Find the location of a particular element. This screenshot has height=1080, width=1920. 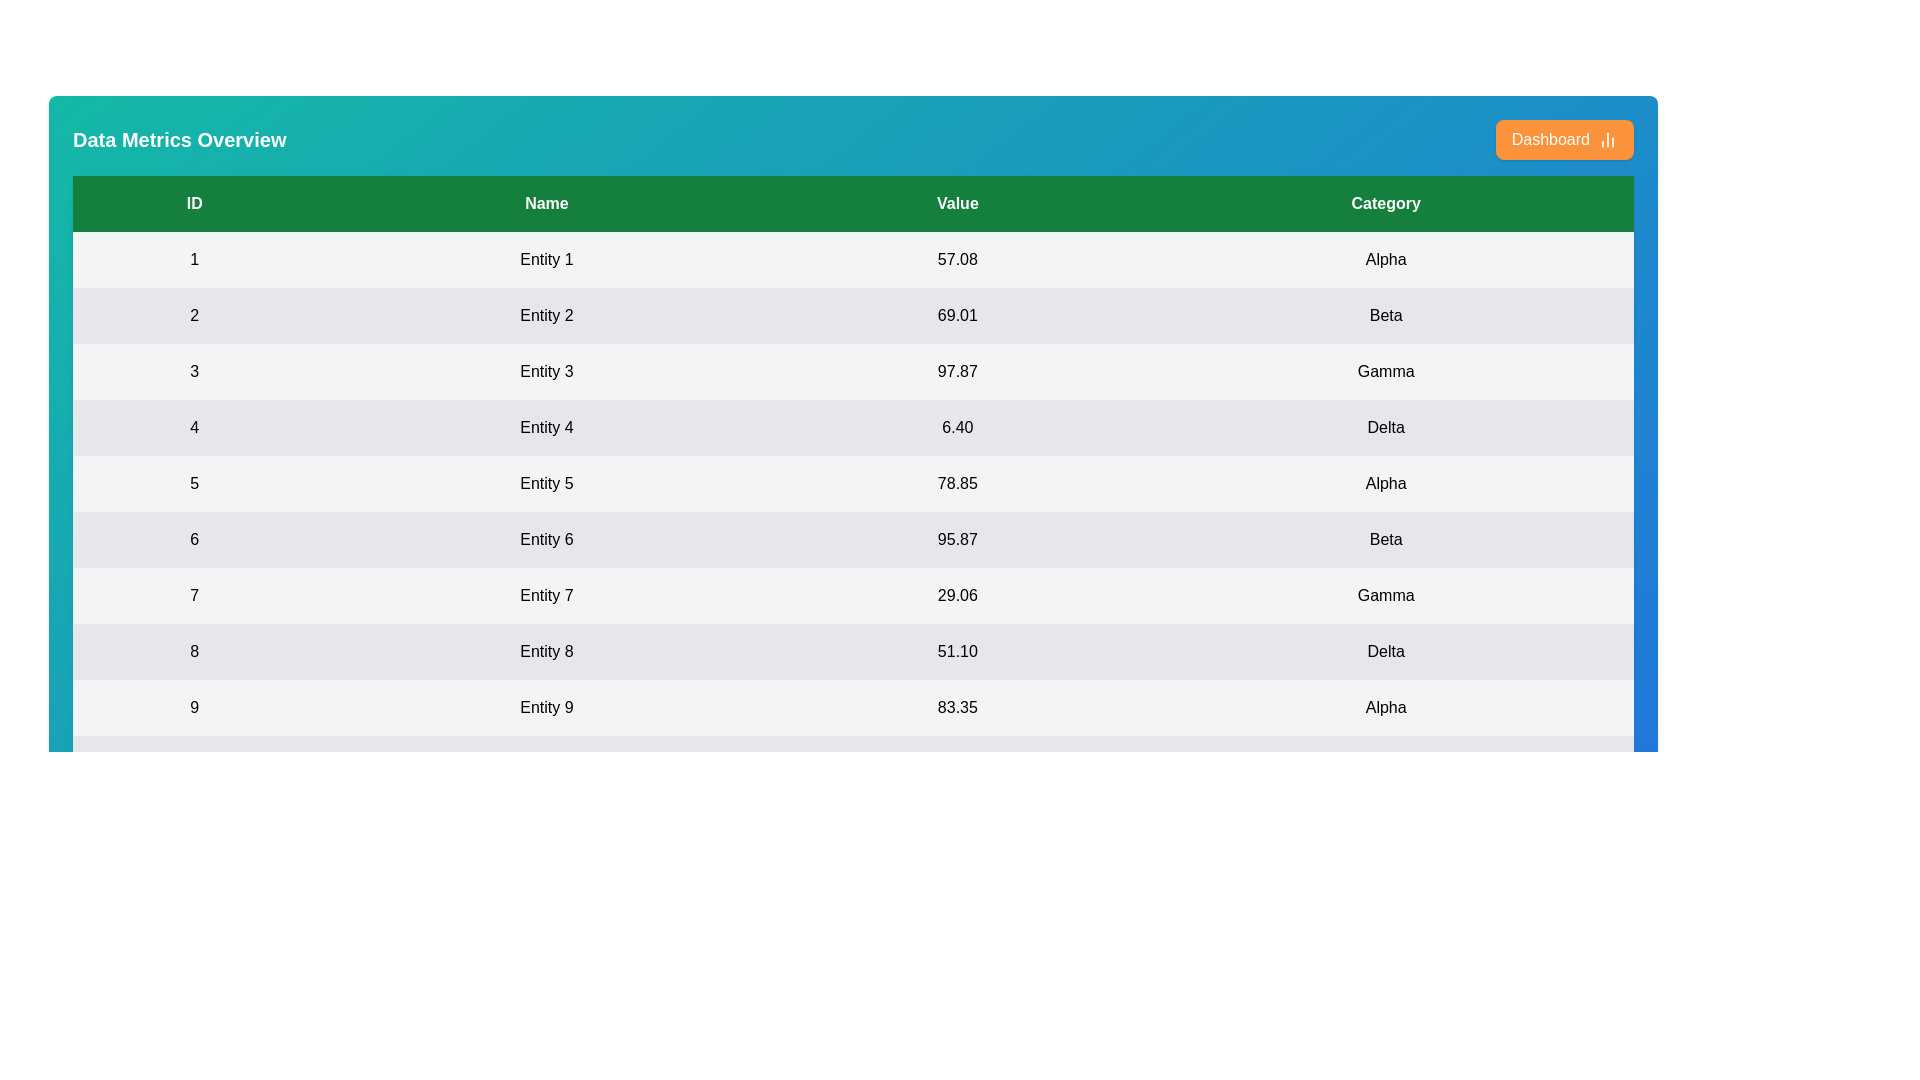

the row corresponding to 2 is located at coordinates (853, 315).